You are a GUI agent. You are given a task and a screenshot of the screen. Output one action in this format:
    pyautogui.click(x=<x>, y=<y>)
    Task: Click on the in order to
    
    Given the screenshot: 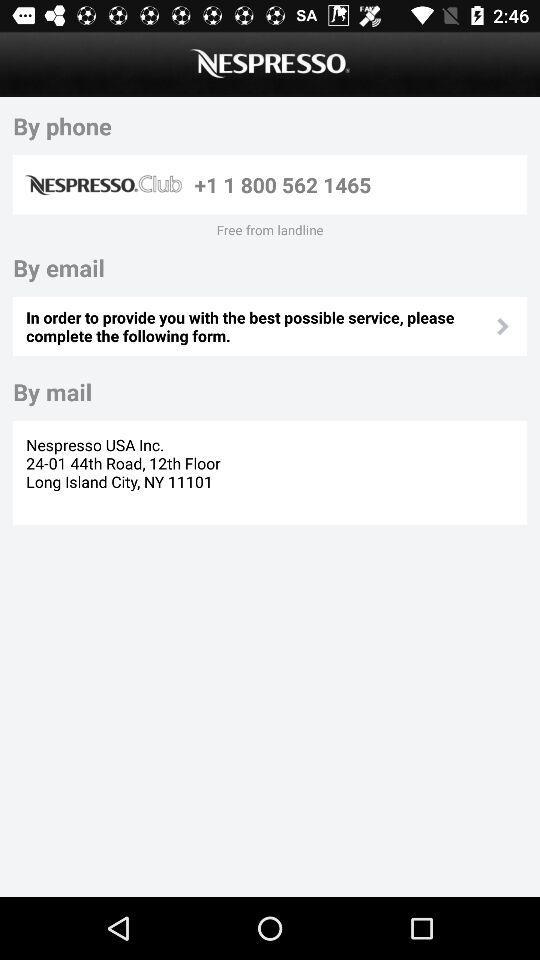 What is the action you would take?
    pyautogui.click(x=259, y=326)
    